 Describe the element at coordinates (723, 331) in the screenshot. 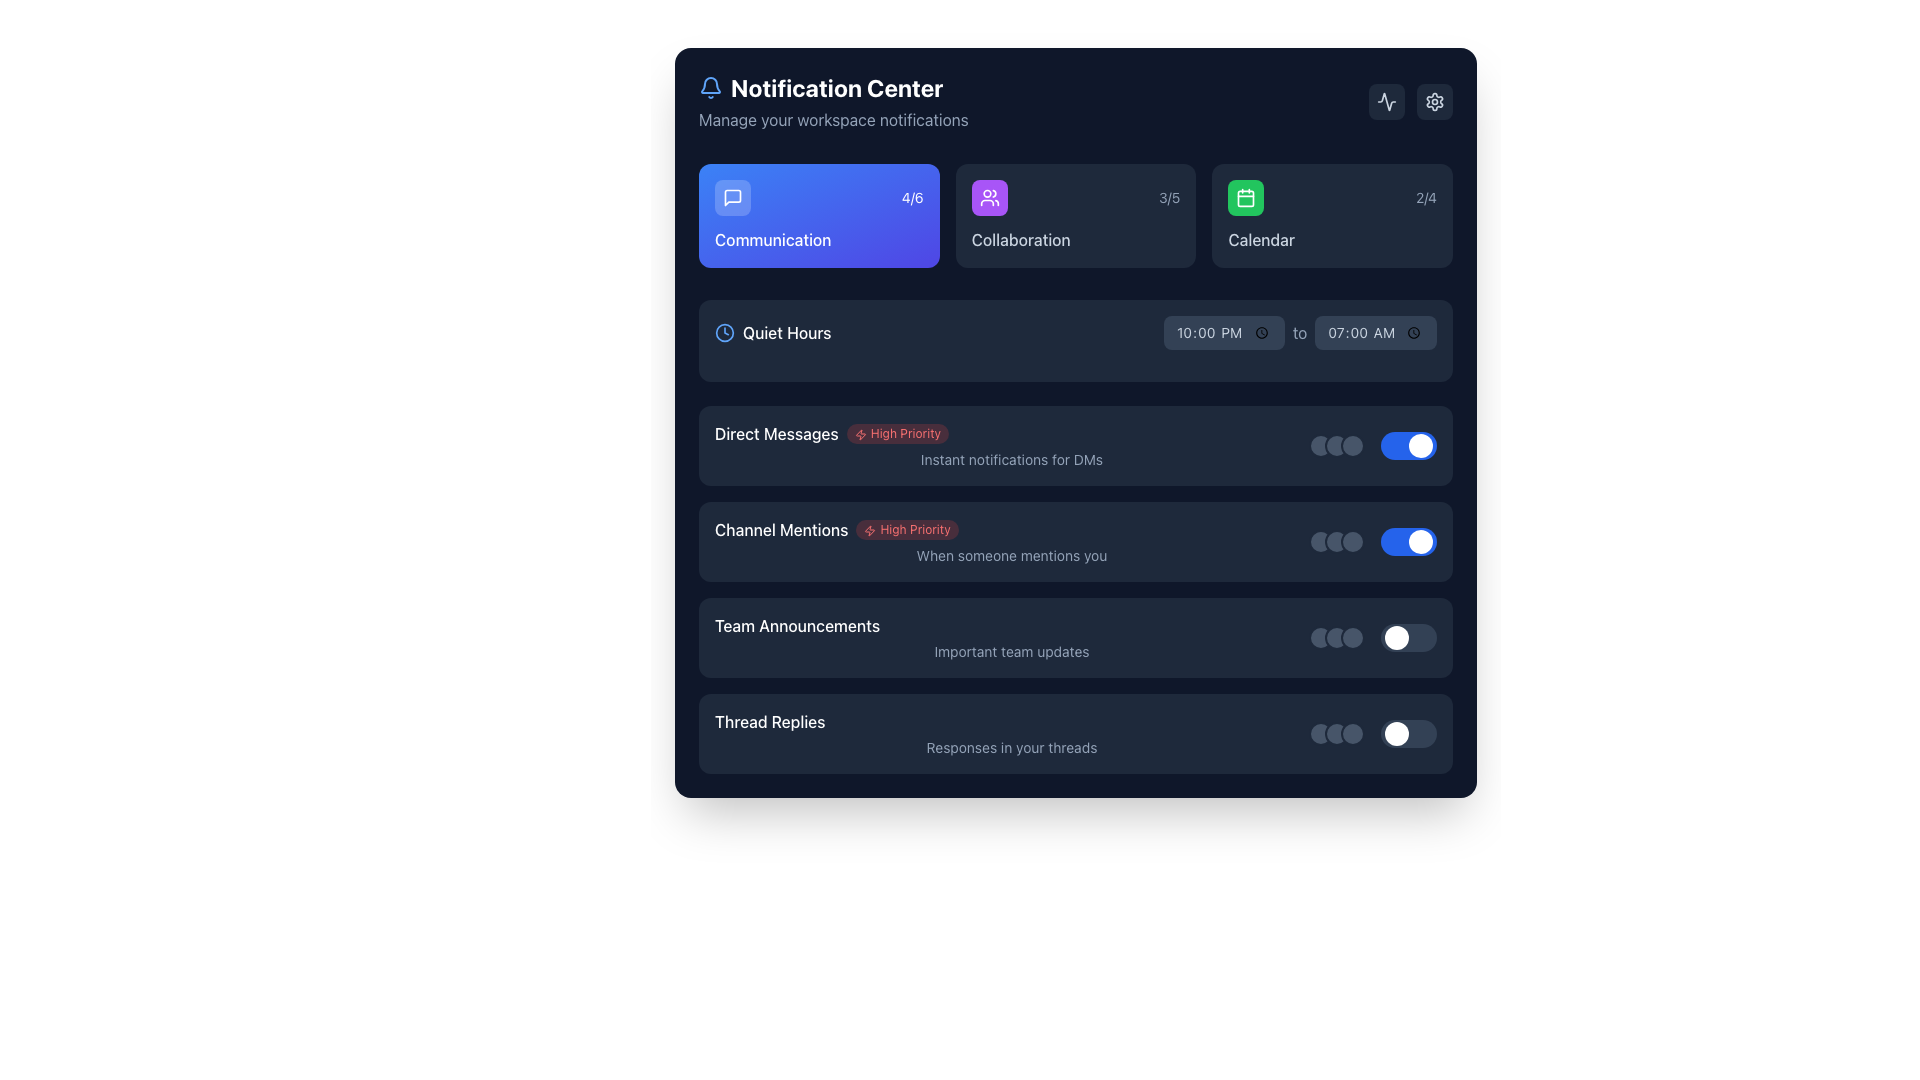

I see `the clock icon, which is styled with a blue tone and located to the left of the 'Quiet Hours' label` at that location.